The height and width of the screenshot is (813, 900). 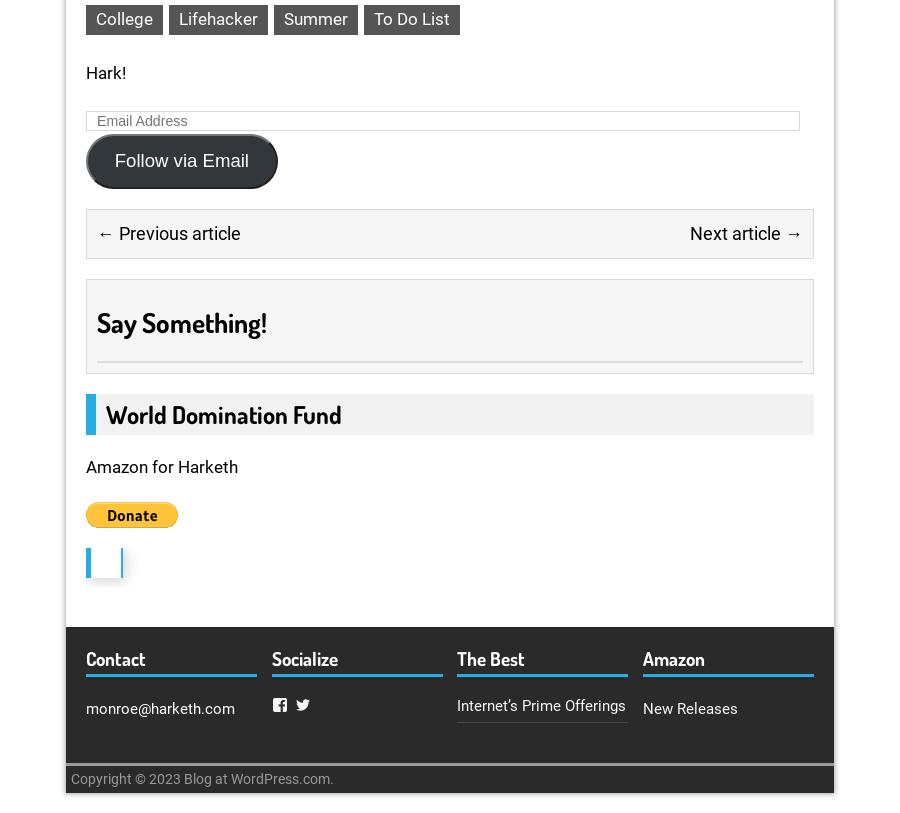 I want to click on '← Previous article', so click(x=168, y=232).